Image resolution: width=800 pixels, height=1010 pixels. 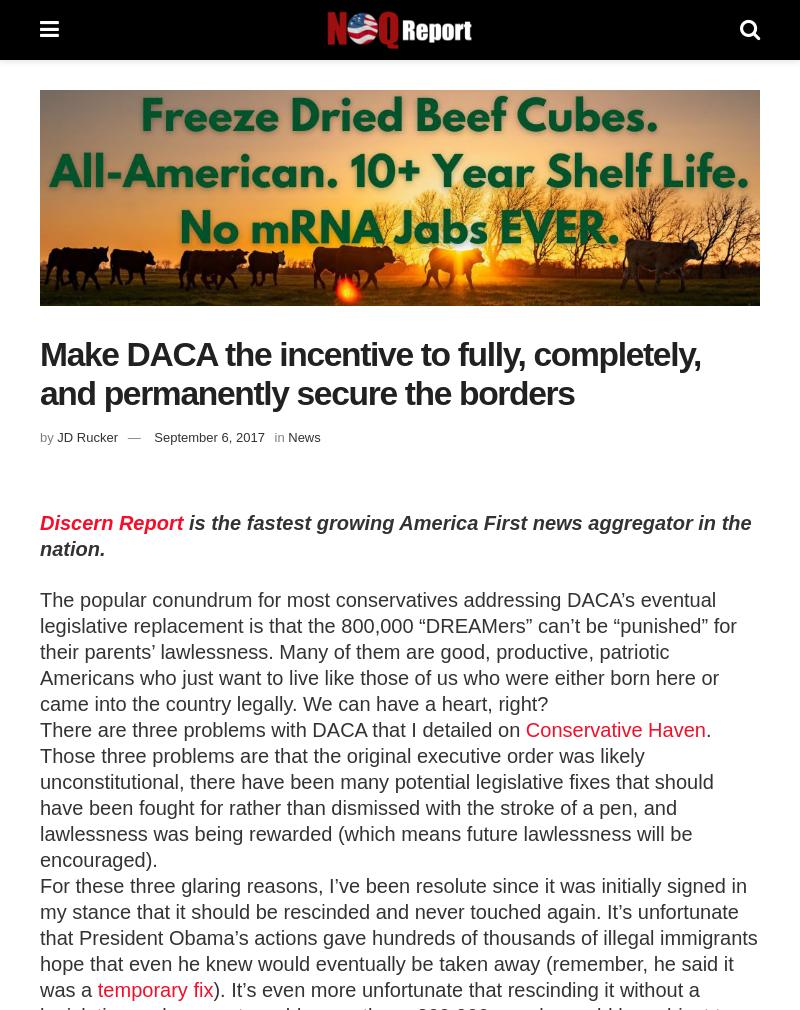 What do you see at coordinates (387, 650) in the screenshot?
I see `'The popular conundrum for most conservatives addressing DACA’s eventual legislative replacement is that the 800,000 “DREAMers” can’t be “punished” for their parents’ lawlessness. Many of them are good, productive, patriotic Americans who just want to live like those of us who were either born here or came into the country legally. We can have a heart, right?'` at bounding box center [387, 650].